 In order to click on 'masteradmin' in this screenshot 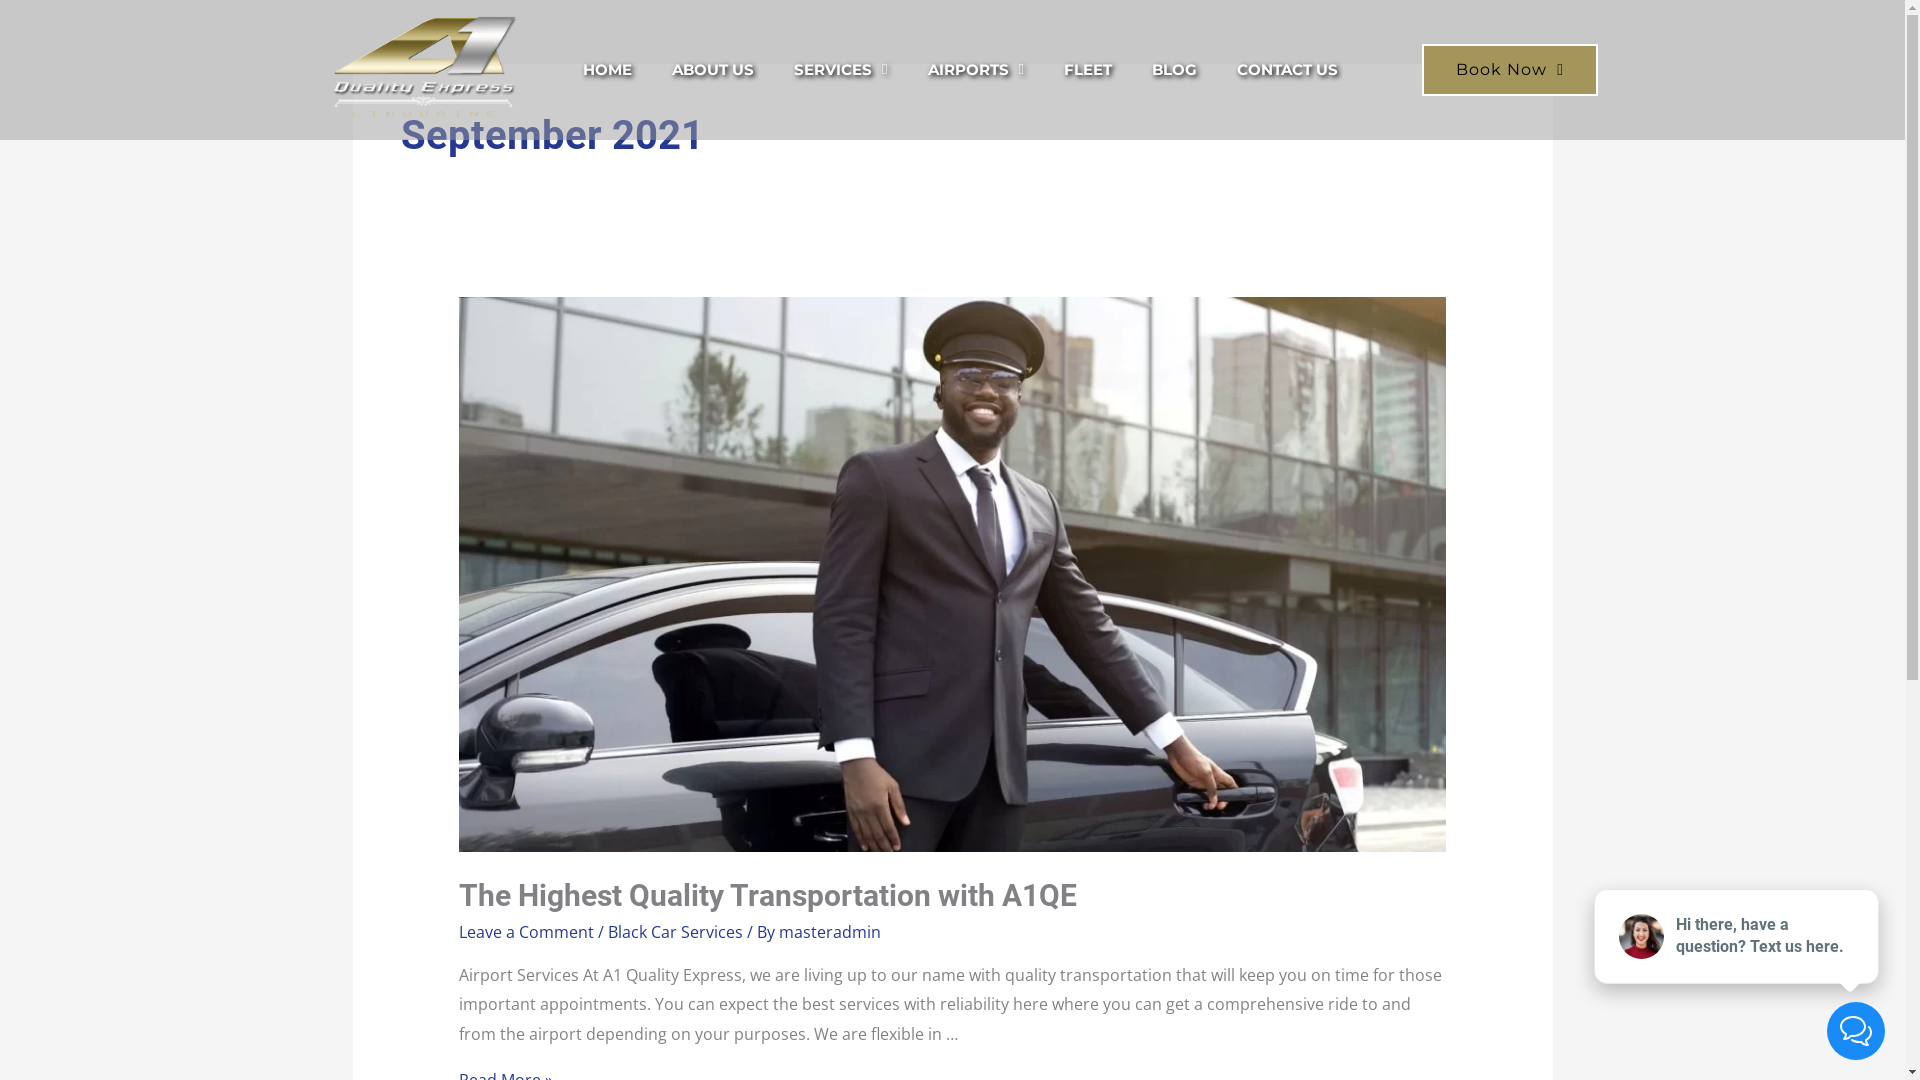, I will do `click(830, 932)`.